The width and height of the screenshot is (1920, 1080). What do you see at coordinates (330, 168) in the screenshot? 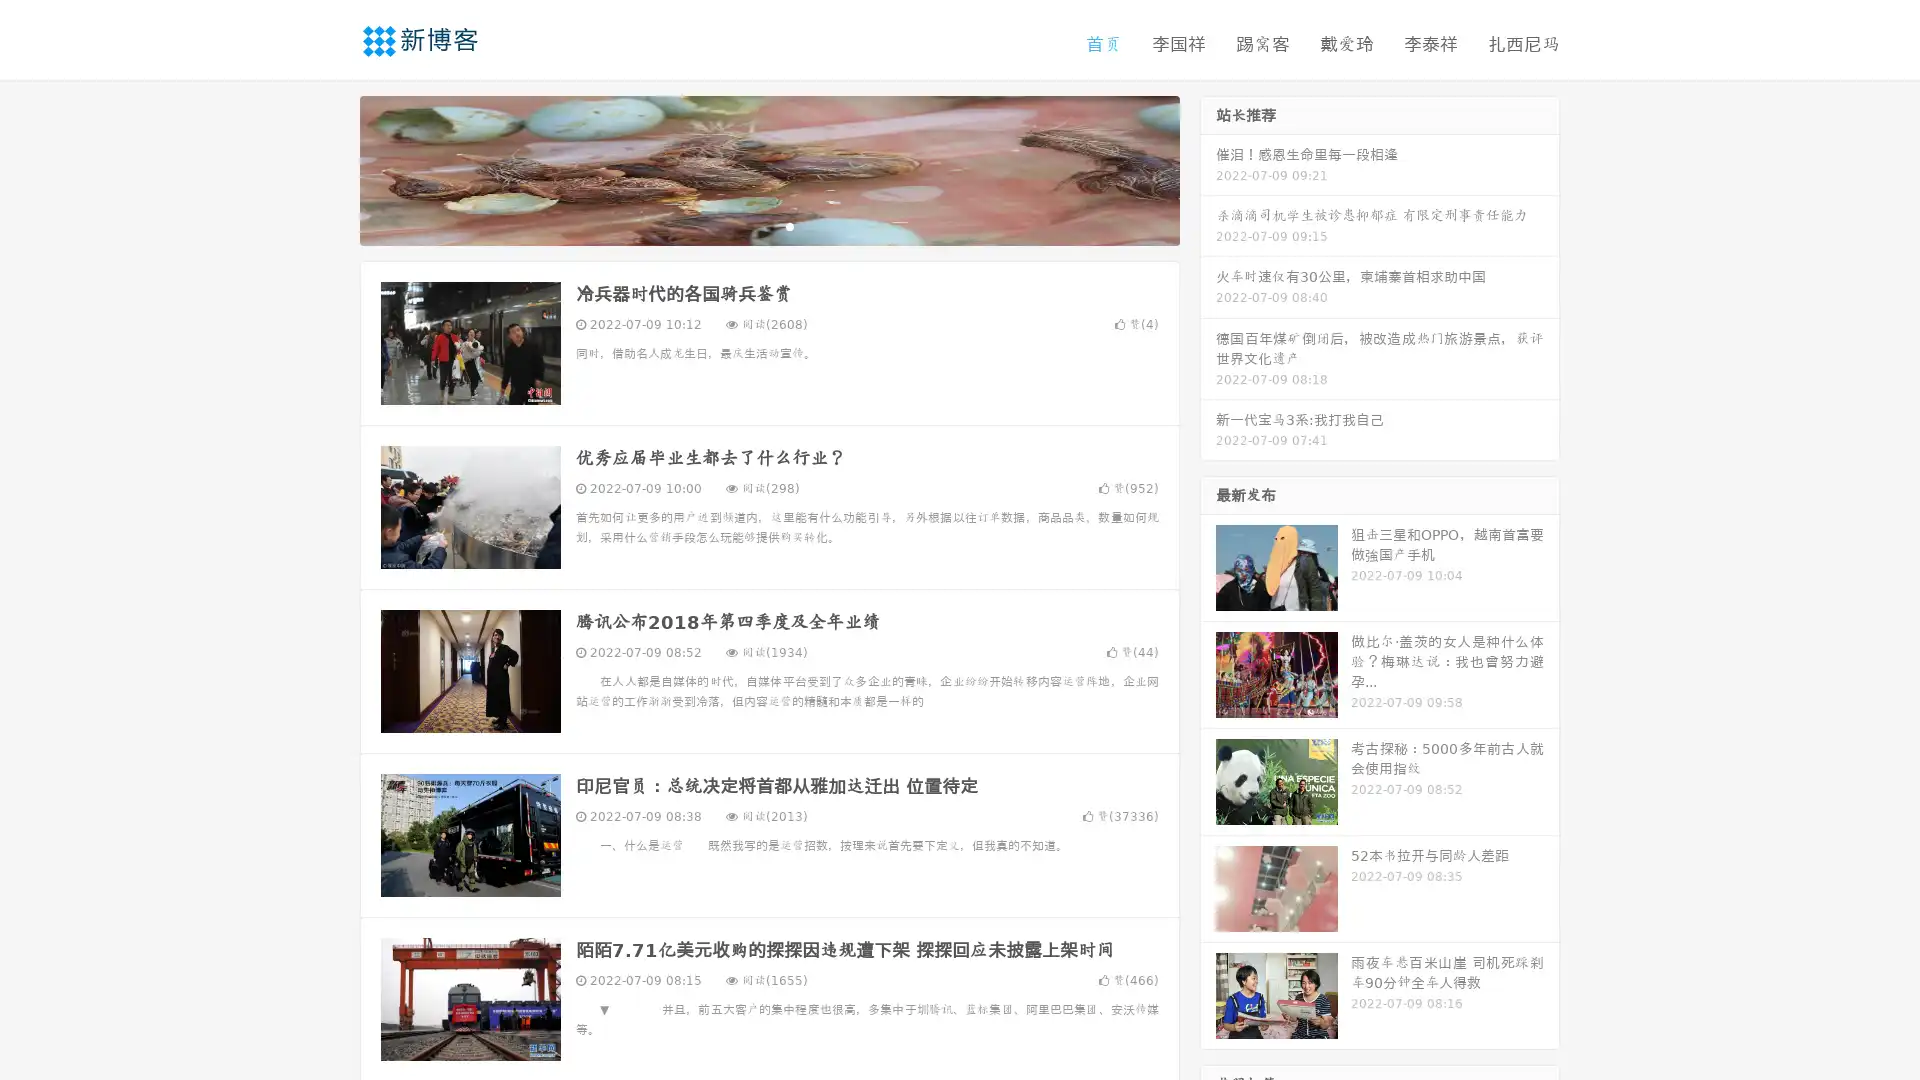
I see `Previous slide` at bounding box center [330, 168].